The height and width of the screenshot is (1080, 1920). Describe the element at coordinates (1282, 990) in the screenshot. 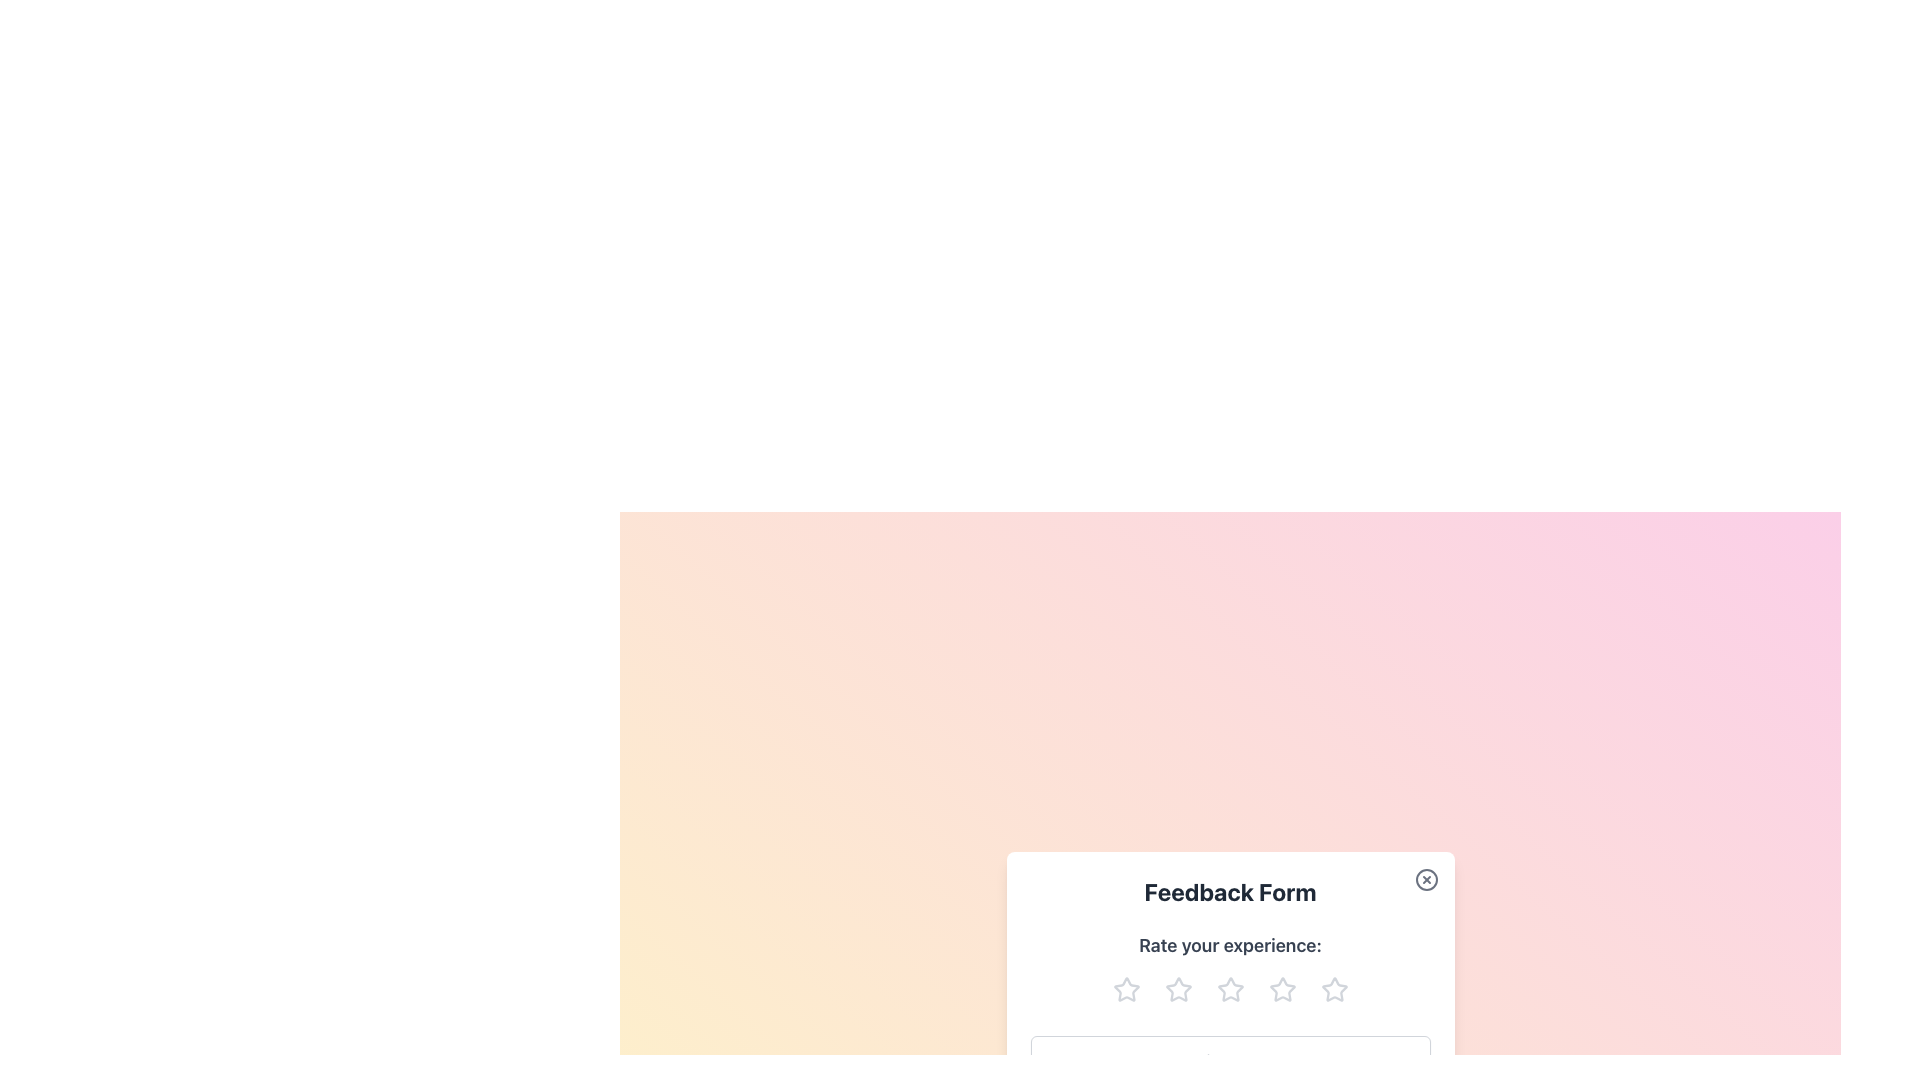

I see `the fourth star rating button in the feedback form labeled 'Rate your experience:'` at that location.